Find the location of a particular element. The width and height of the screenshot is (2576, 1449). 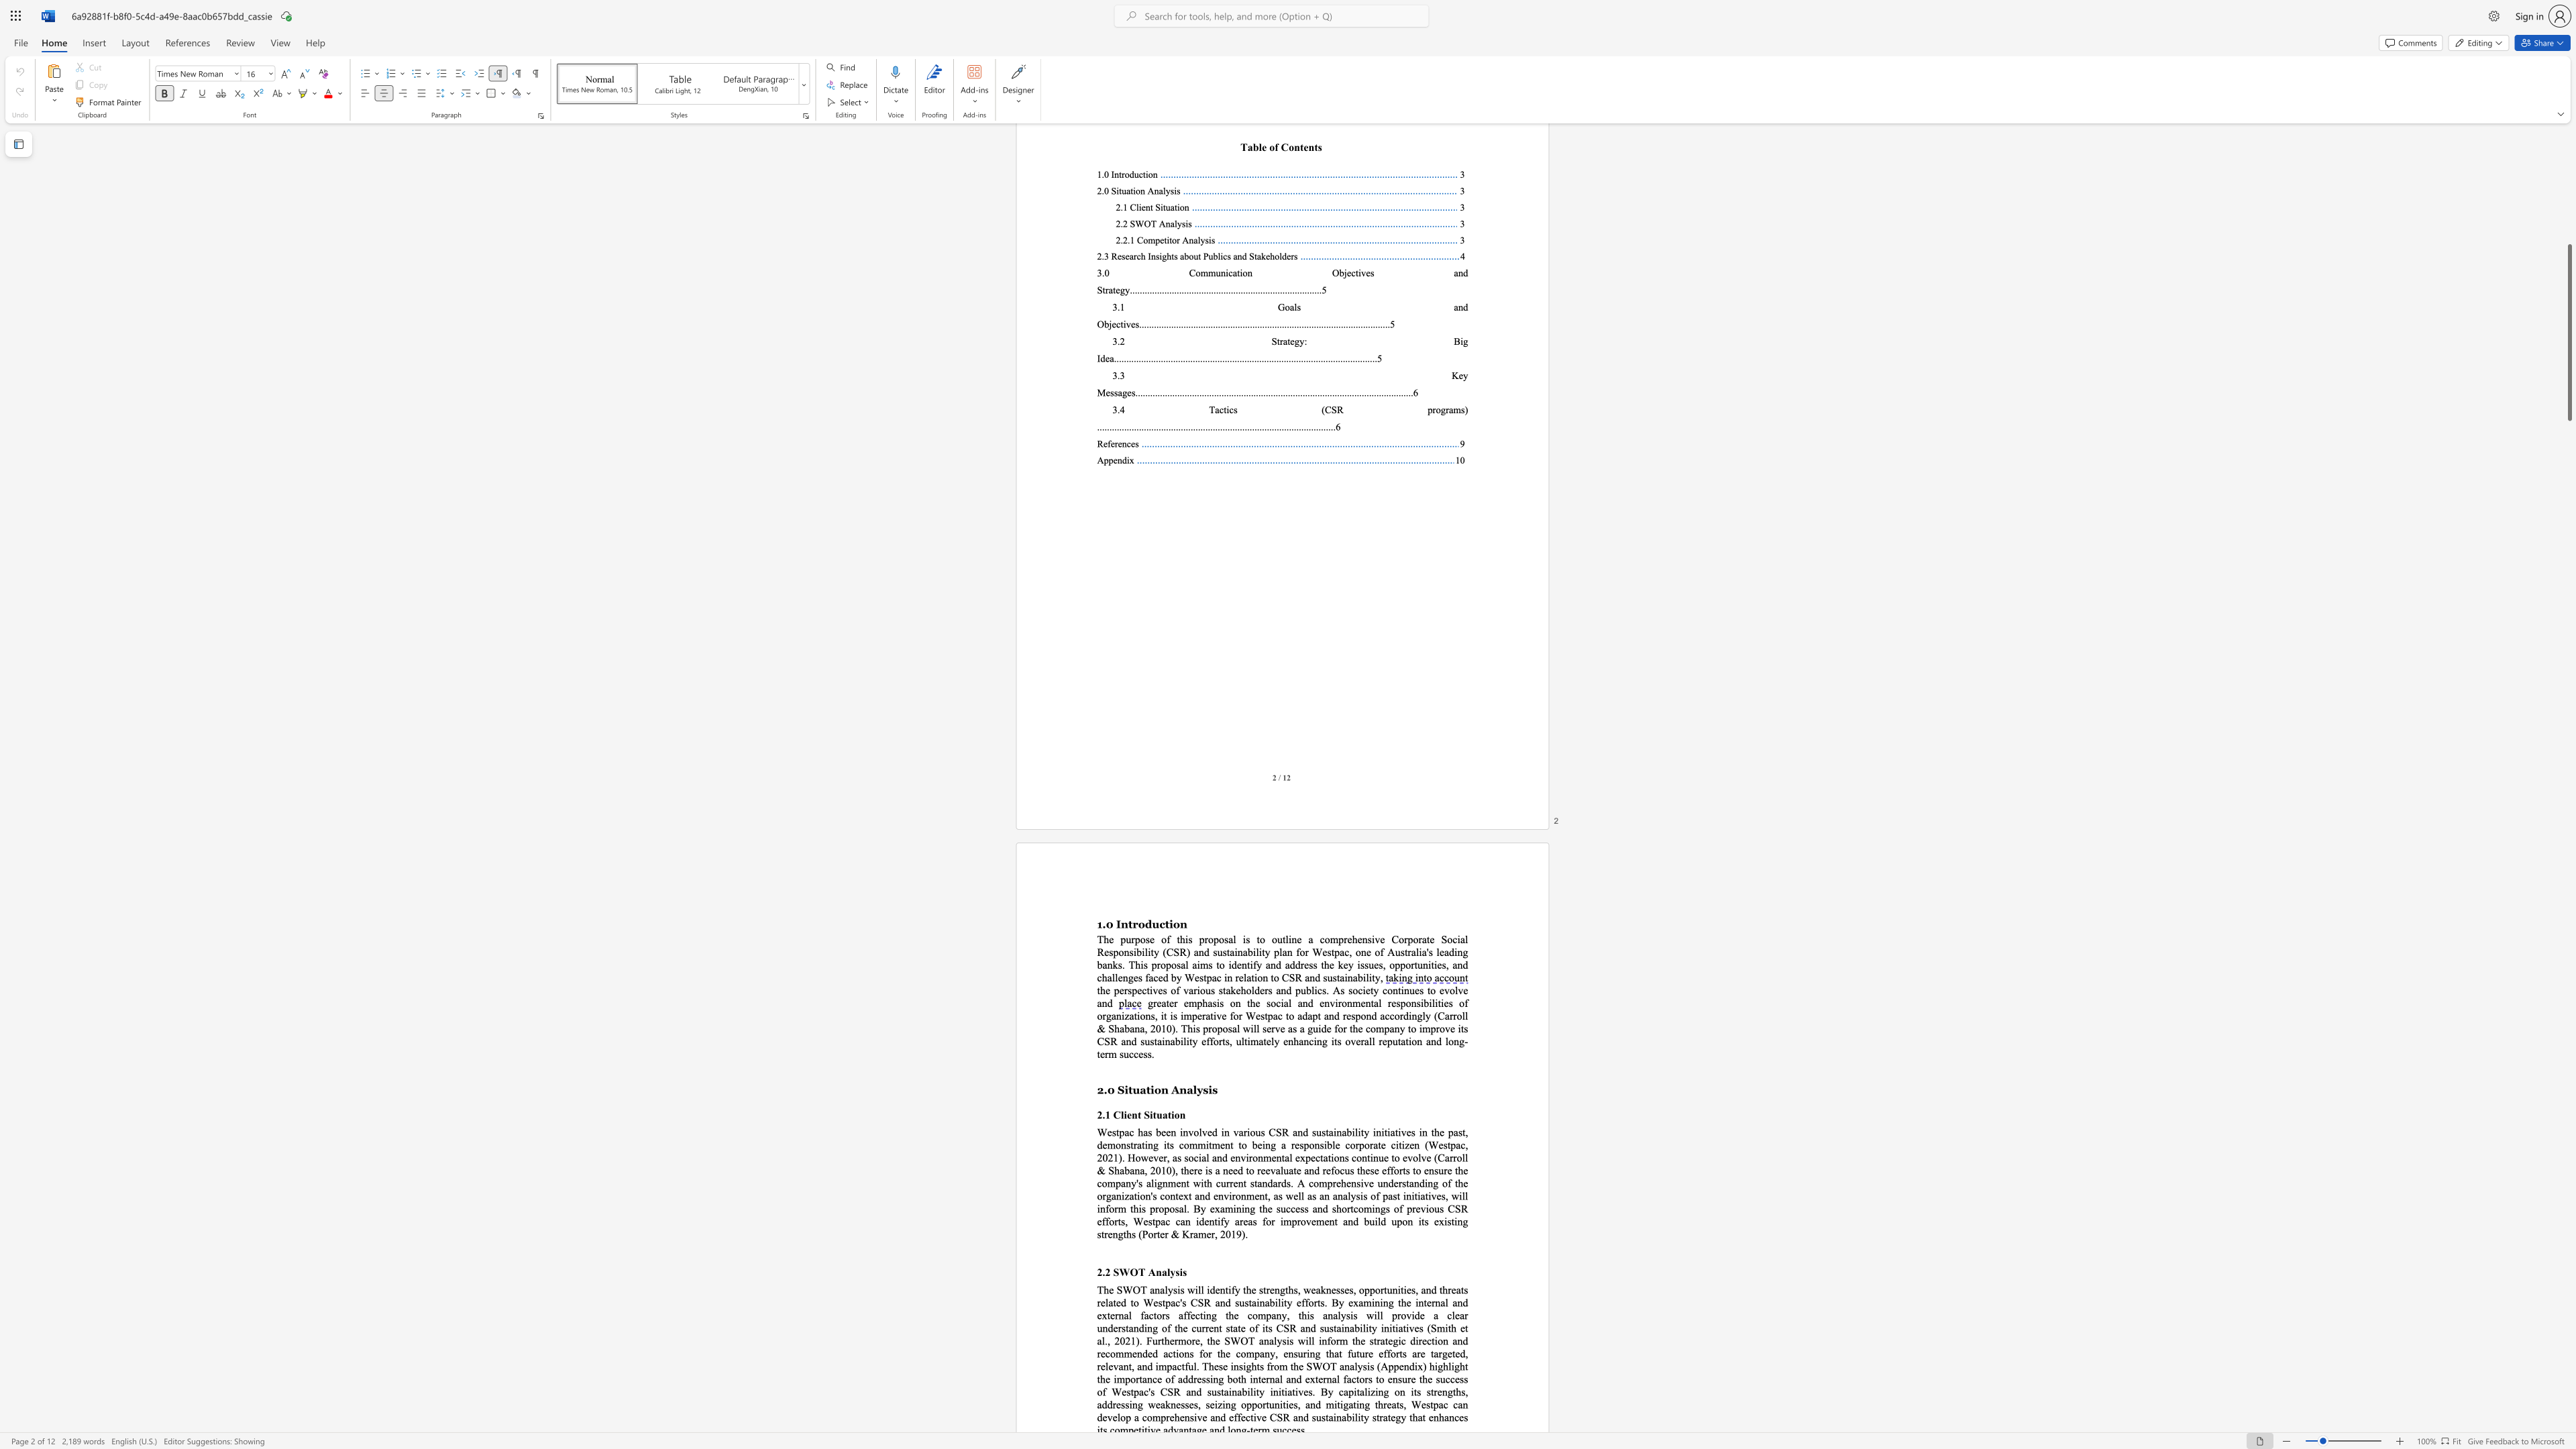

the subset text "ratin" within the text "demonstrating" is located at coordinates (1132, 1144).